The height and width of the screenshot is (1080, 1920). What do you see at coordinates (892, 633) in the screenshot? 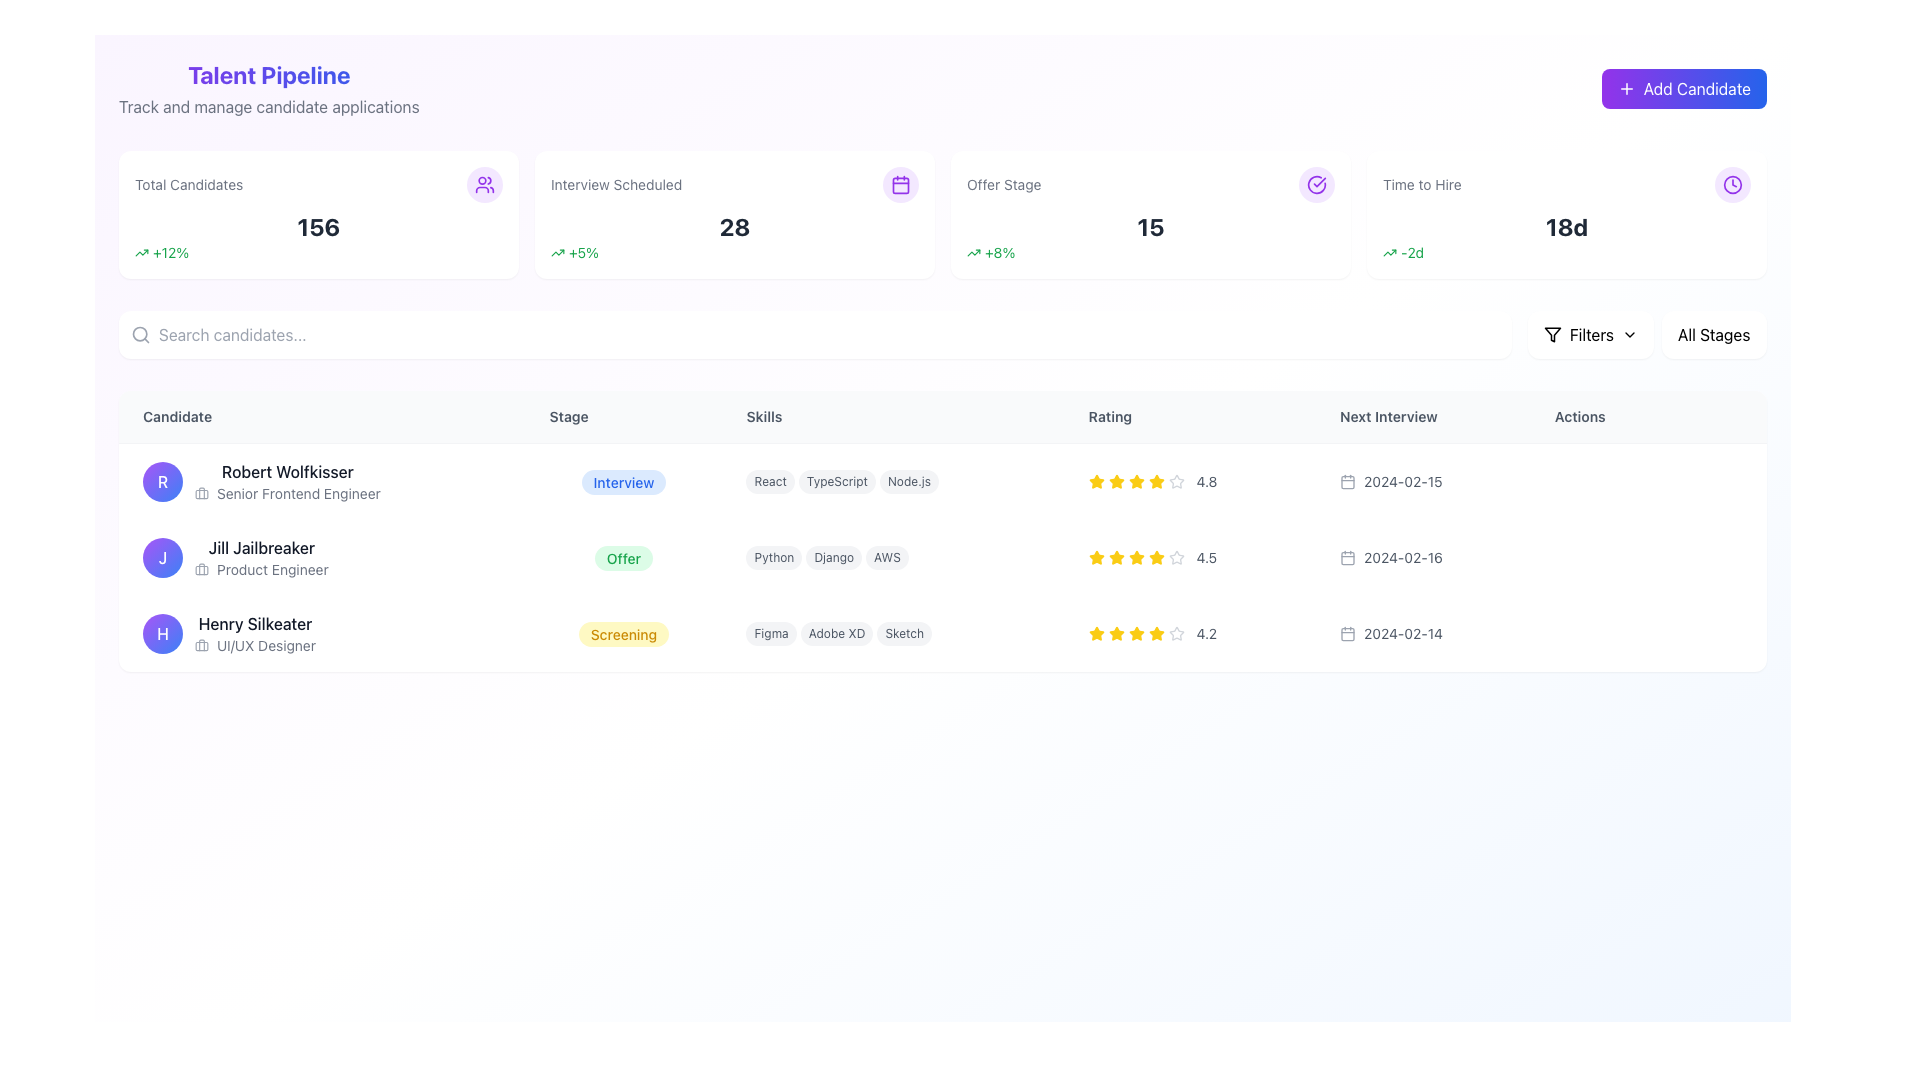
I see `the individual text badges in the Skills column for candidate Henry Silkeater` at bounding box center [892, 633].